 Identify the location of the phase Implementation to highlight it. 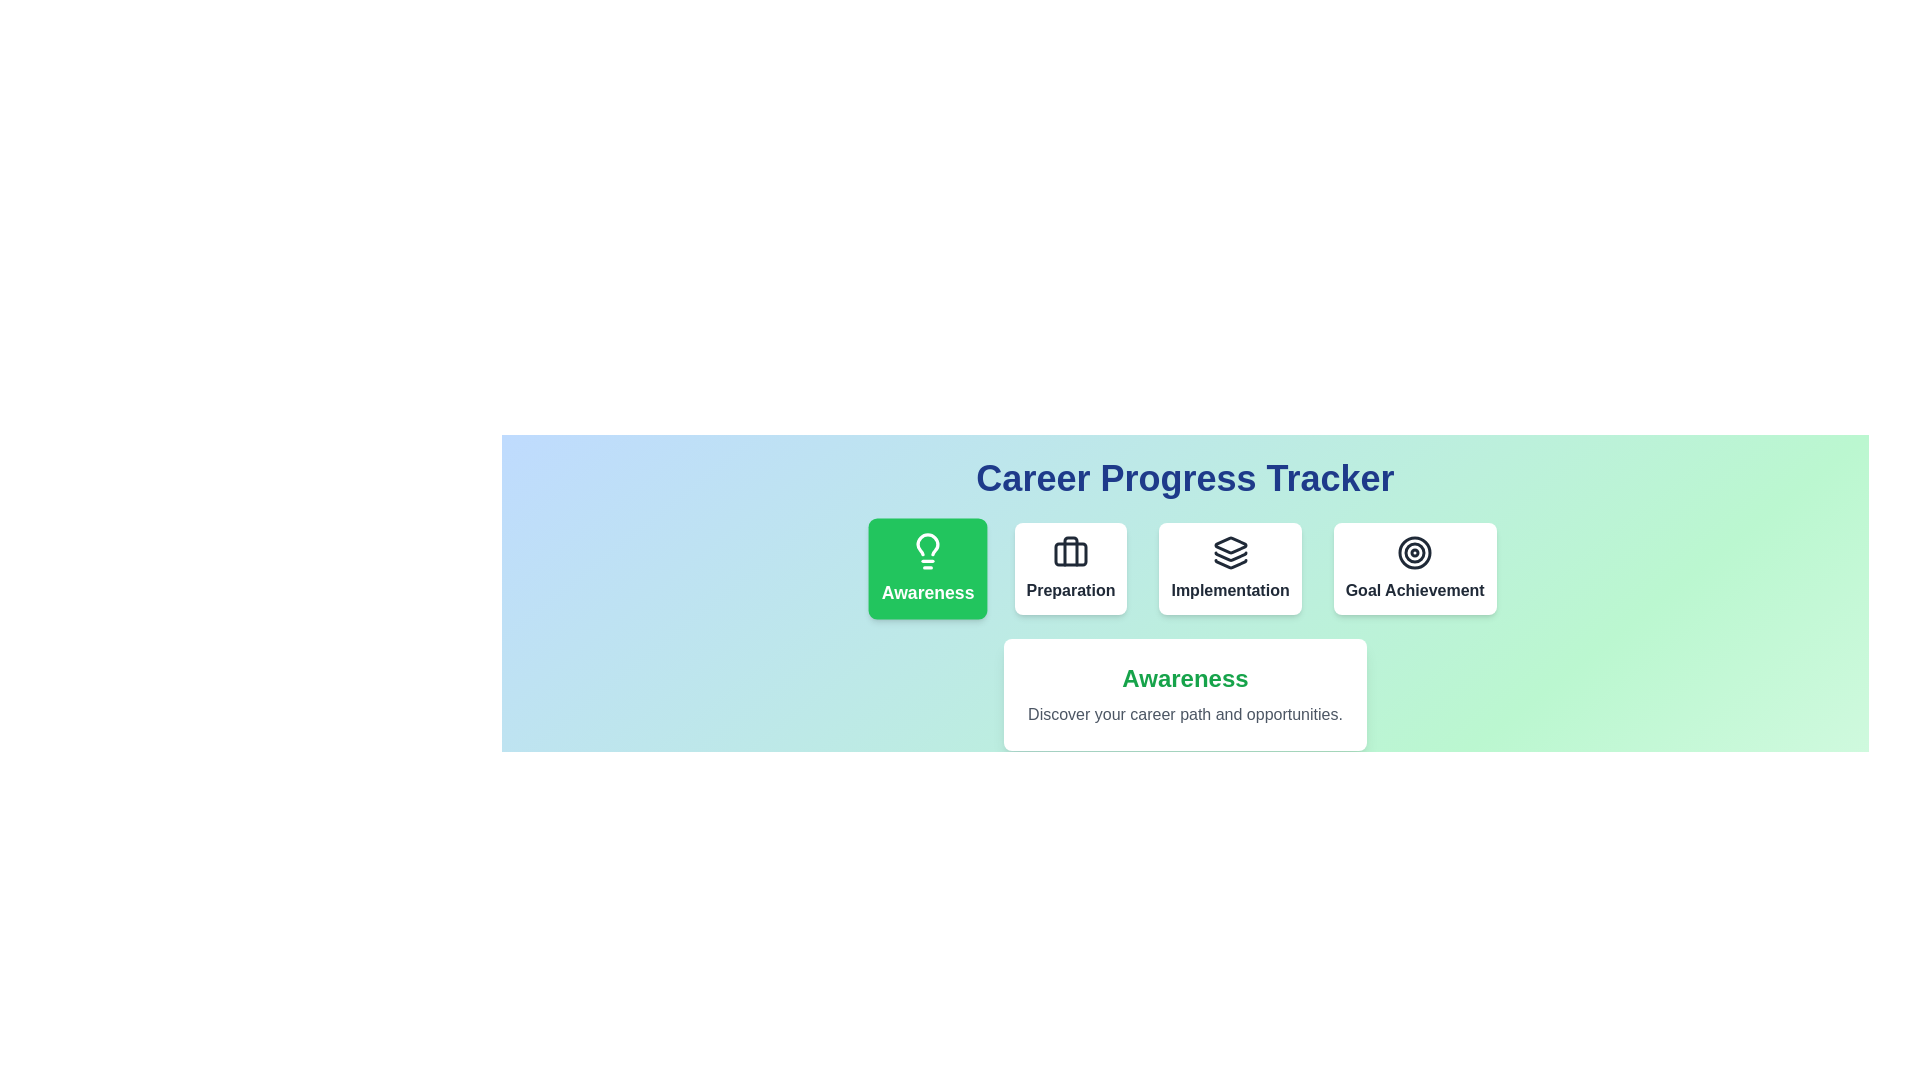
(1229, 569).